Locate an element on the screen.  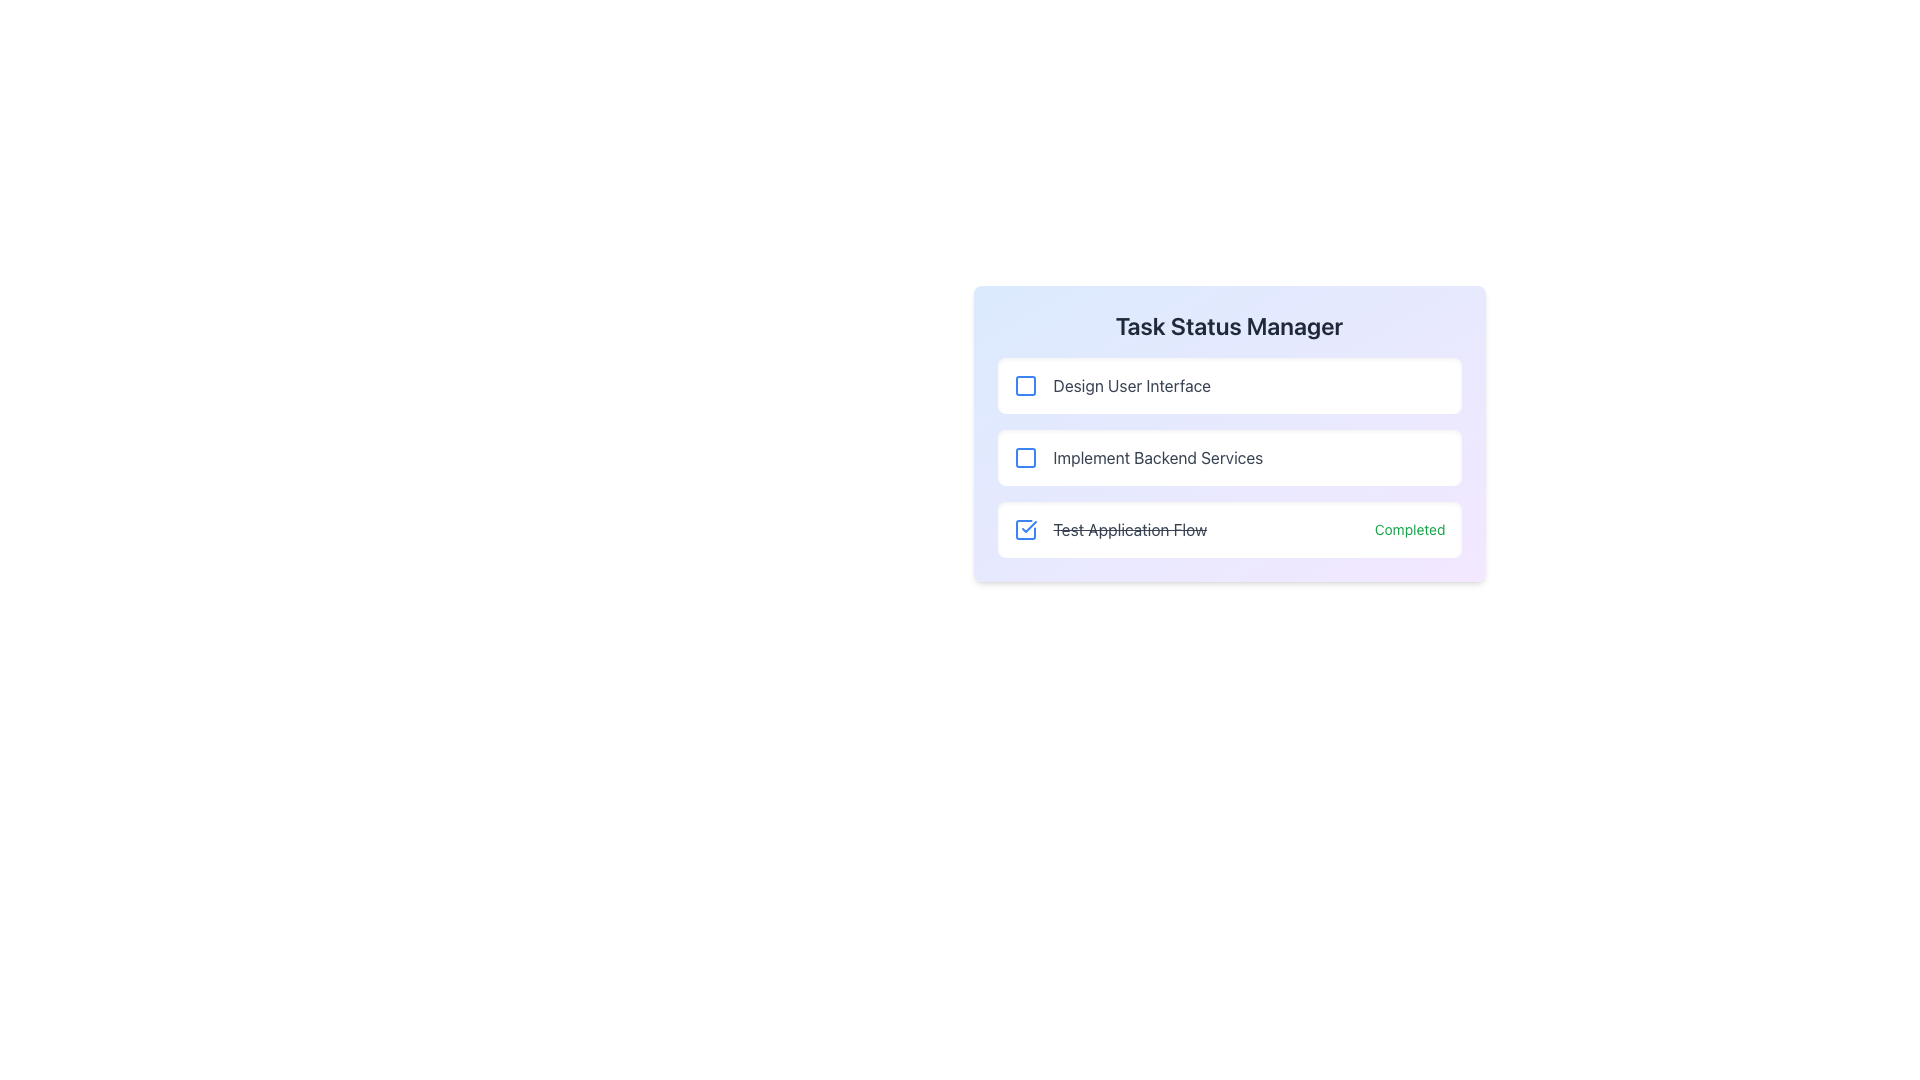
text of the completed task label, which is the third item in the 'Task Status Manager' card. The label features a strikethrough style indicating that the task is completed is located at coordinates (1109, 528).